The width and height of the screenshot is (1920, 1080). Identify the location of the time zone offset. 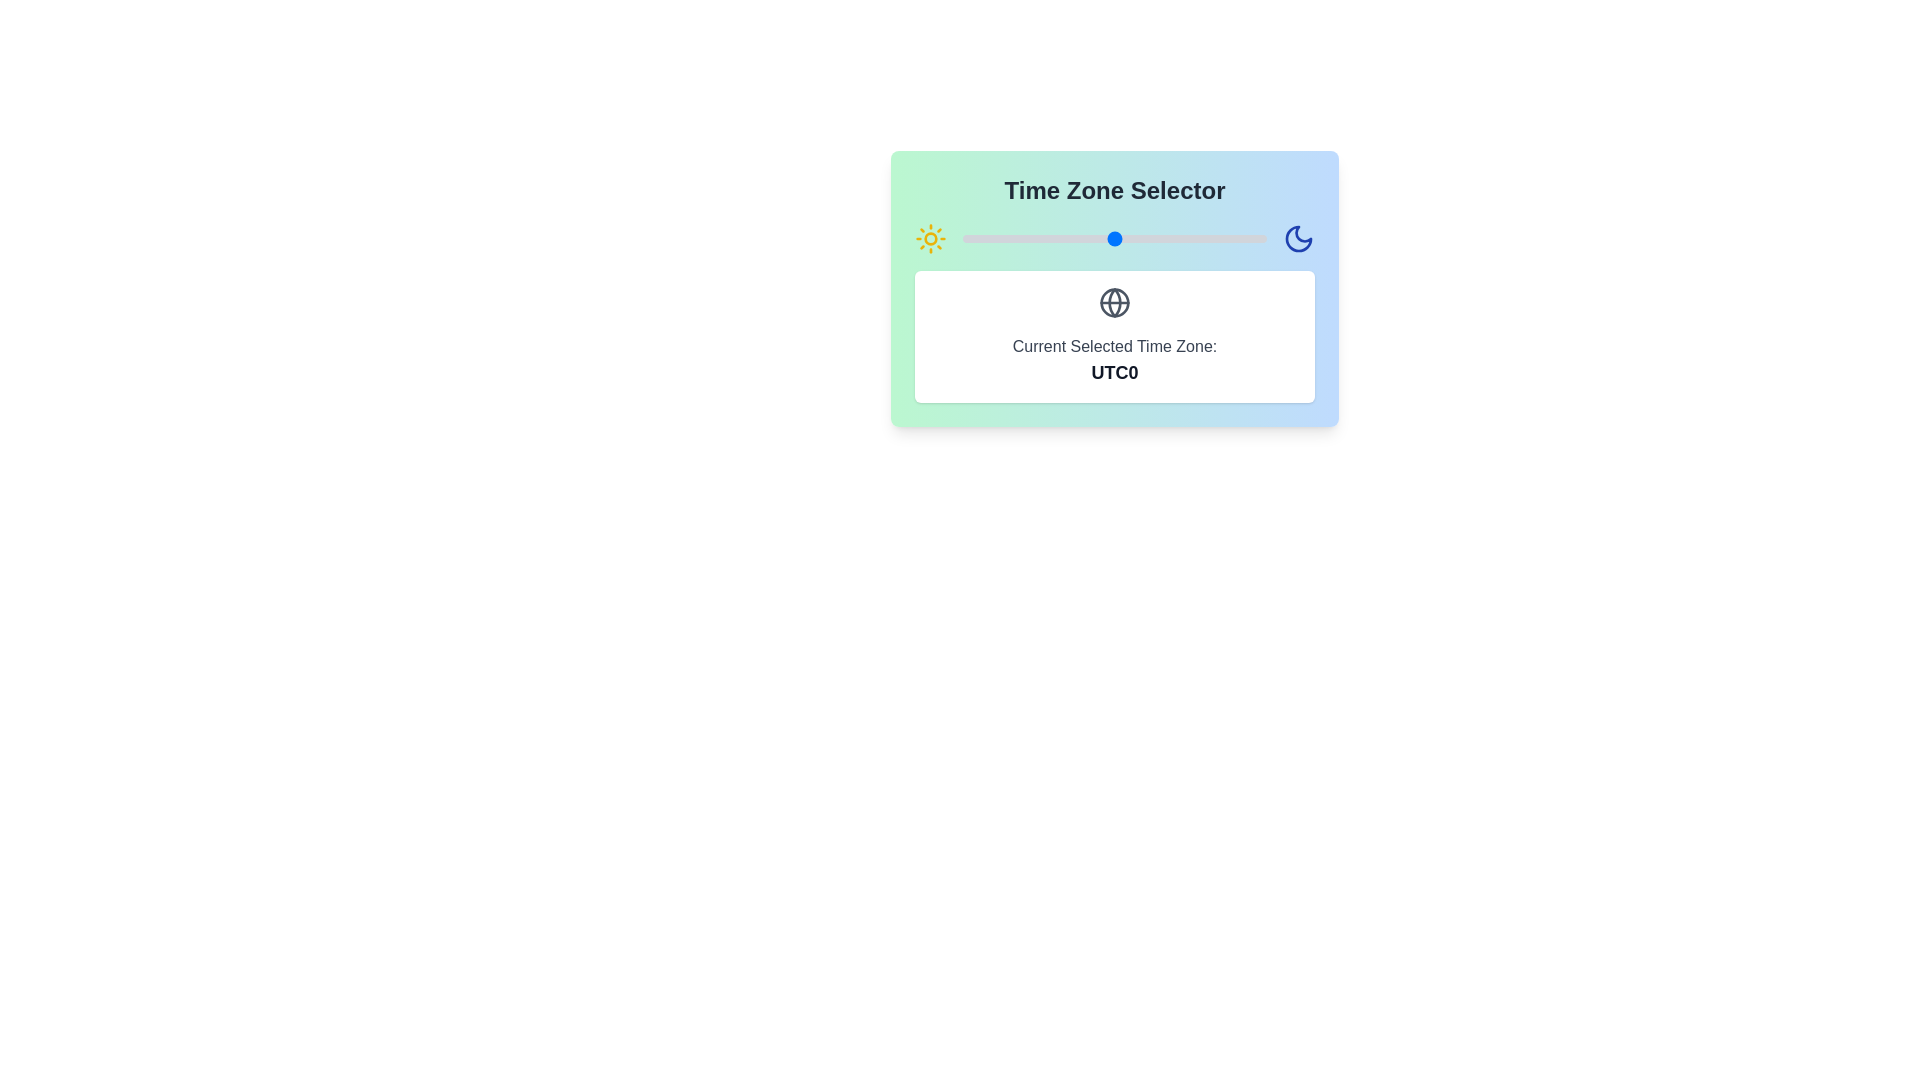
(1130, 238).